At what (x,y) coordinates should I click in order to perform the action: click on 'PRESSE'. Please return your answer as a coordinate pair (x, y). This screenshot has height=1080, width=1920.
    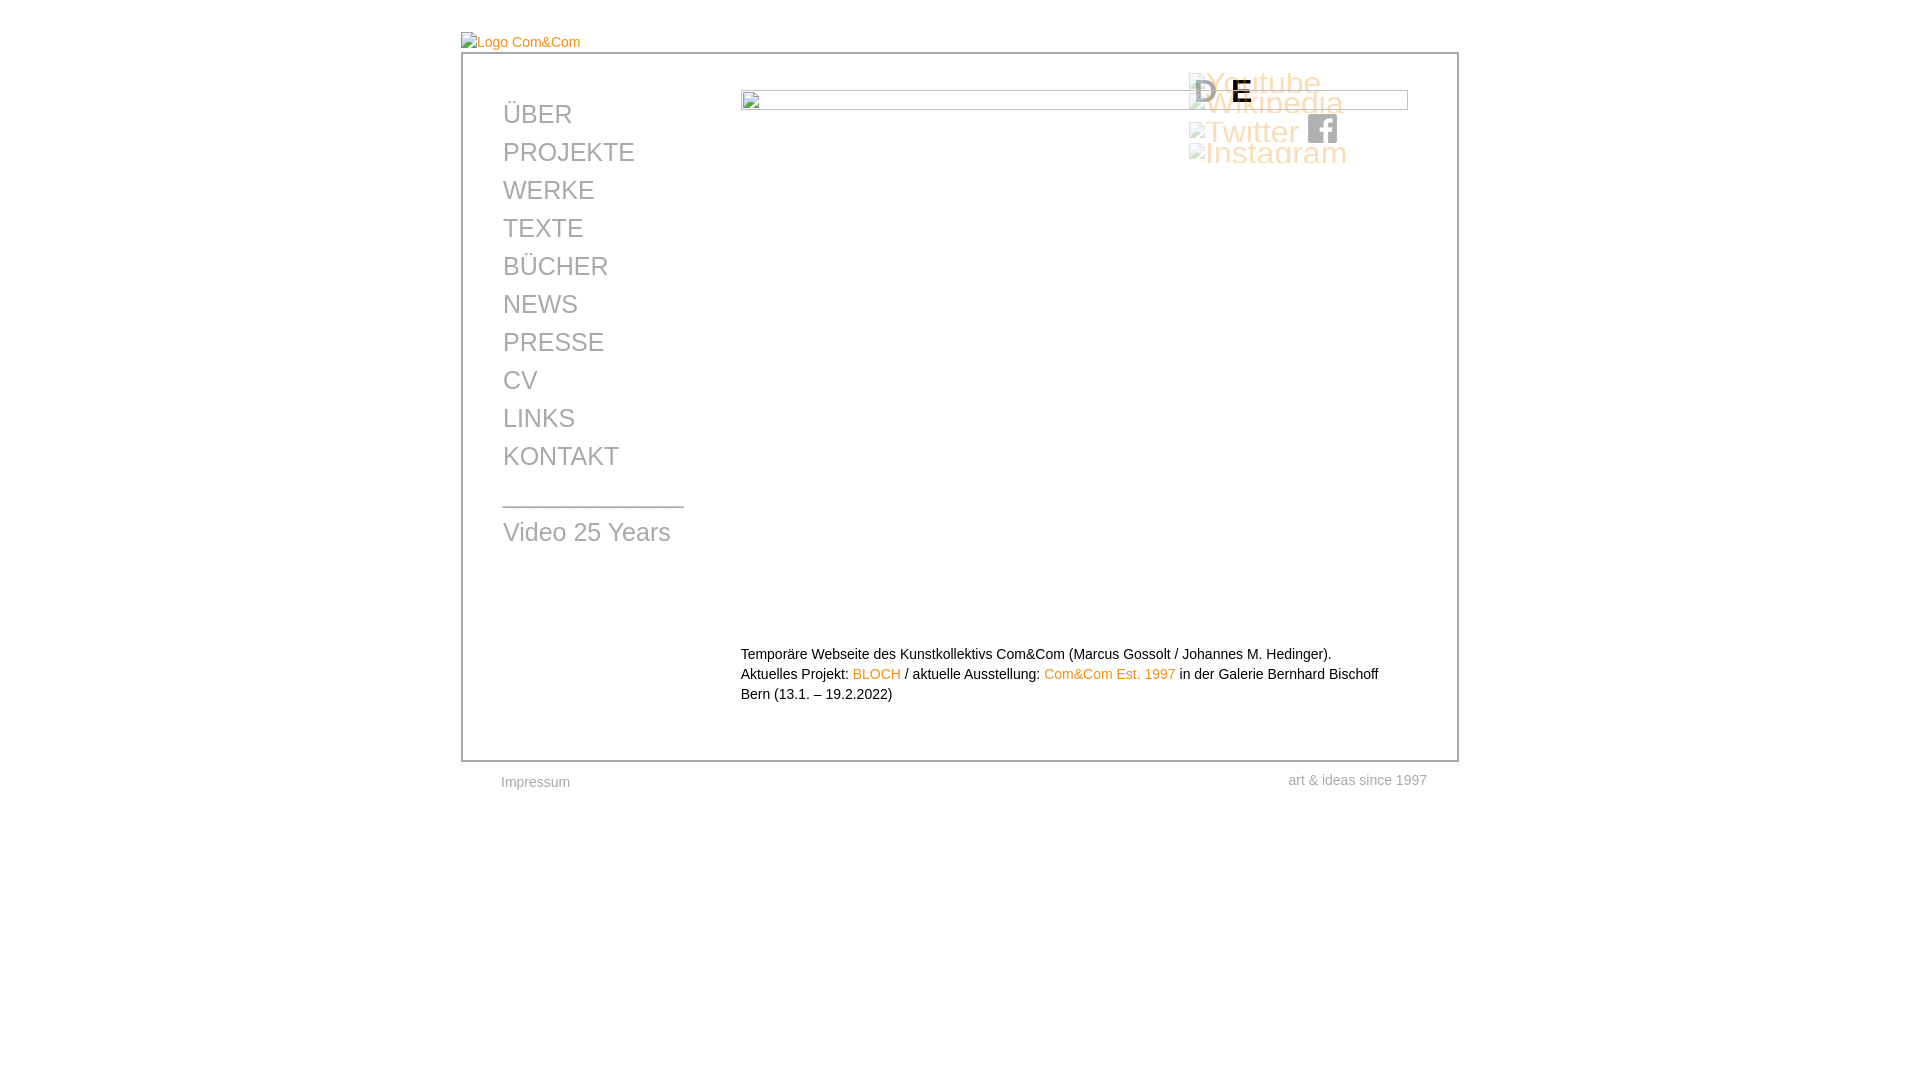
    Looking at the image, I should click on (553, 341).